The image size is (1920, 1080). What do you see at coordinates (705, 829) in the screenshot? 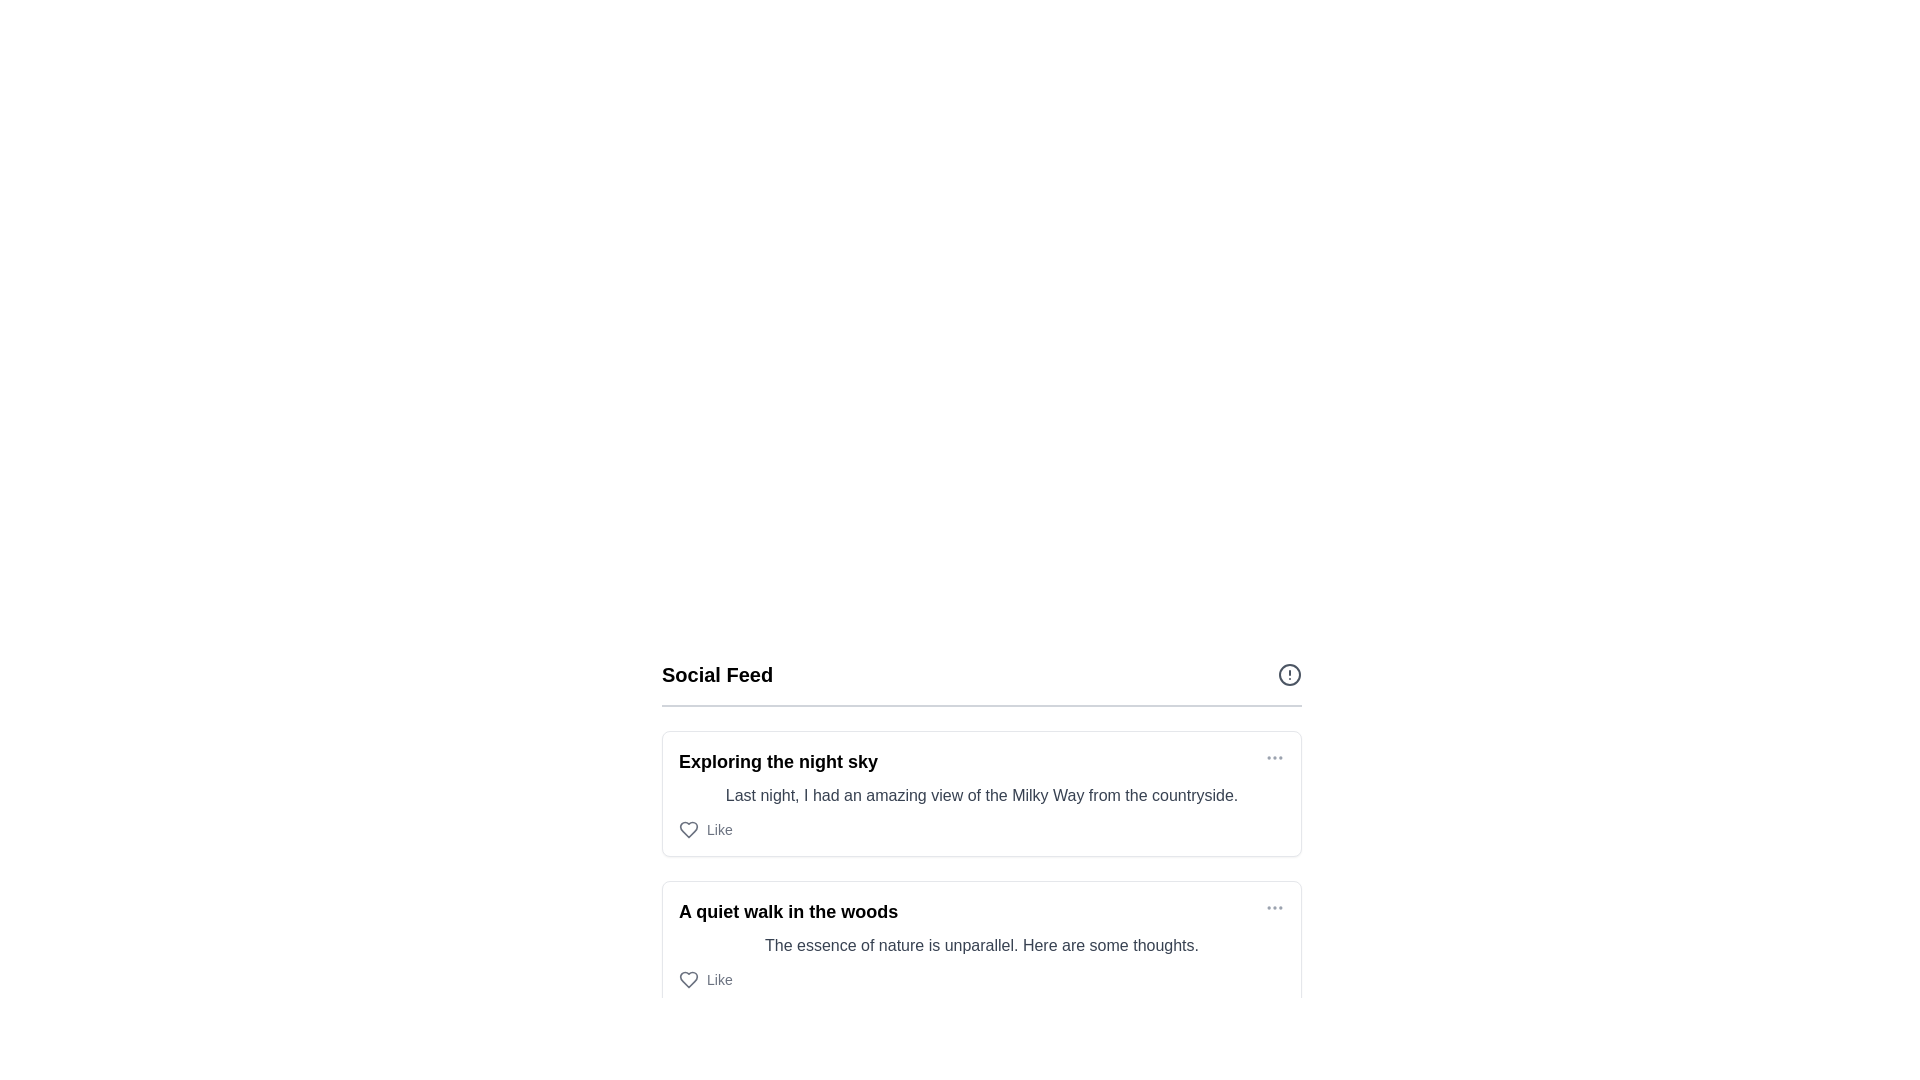
I see `the 'Like' button with an icon and text located at the bottom left of the post card titled 'Exploring the night sky'` at bounding box center [705, 829].